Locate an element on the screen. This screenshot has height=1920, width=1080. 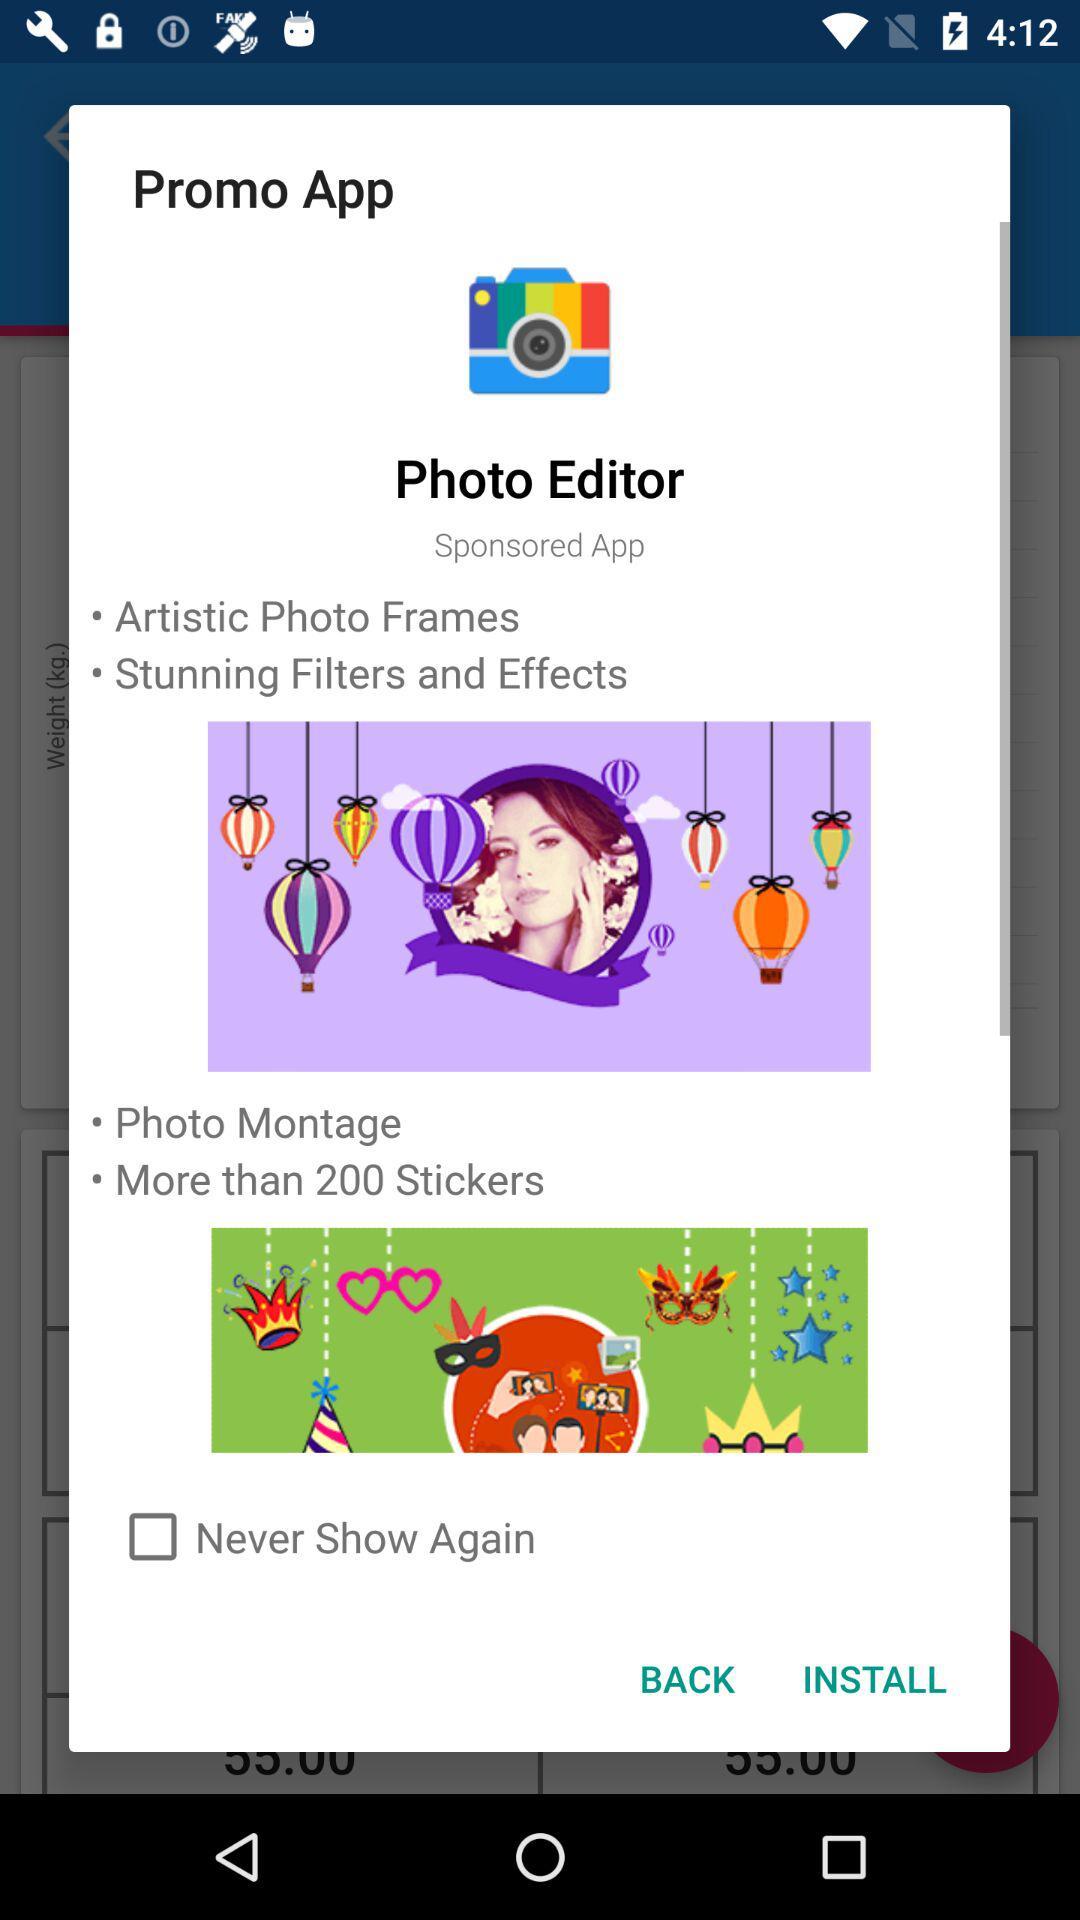
item next to the back icon is located at coordinates (873, 1678).